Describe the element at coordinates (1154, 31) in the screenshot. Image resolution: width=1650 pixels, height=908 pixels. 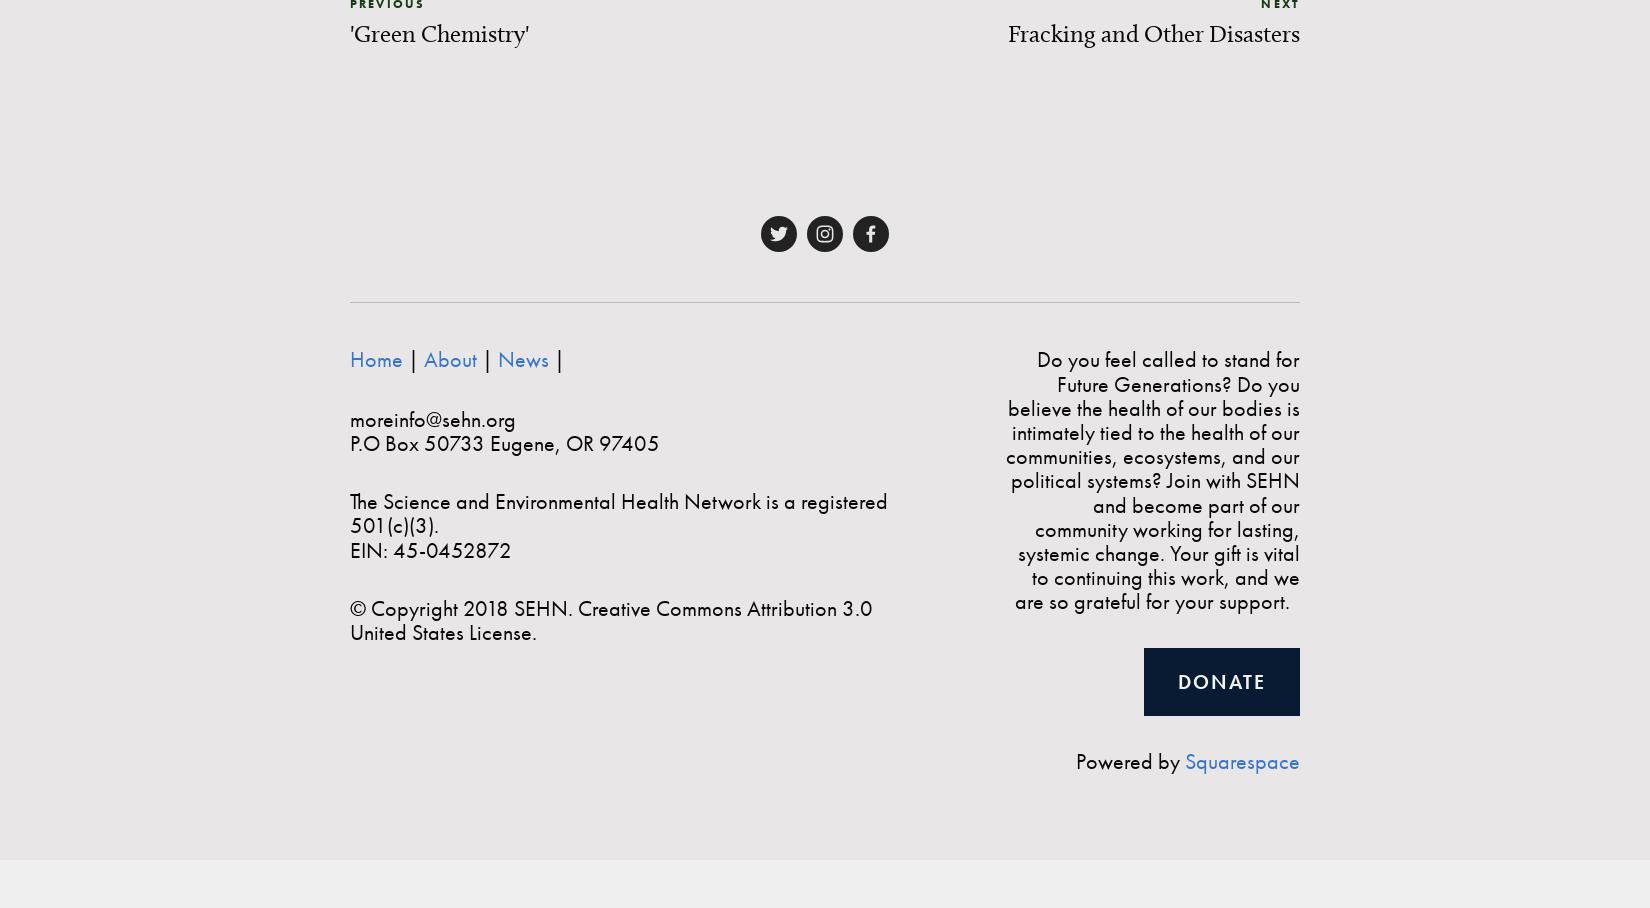
I see `'Fracking and Other Disasters'` at that location.